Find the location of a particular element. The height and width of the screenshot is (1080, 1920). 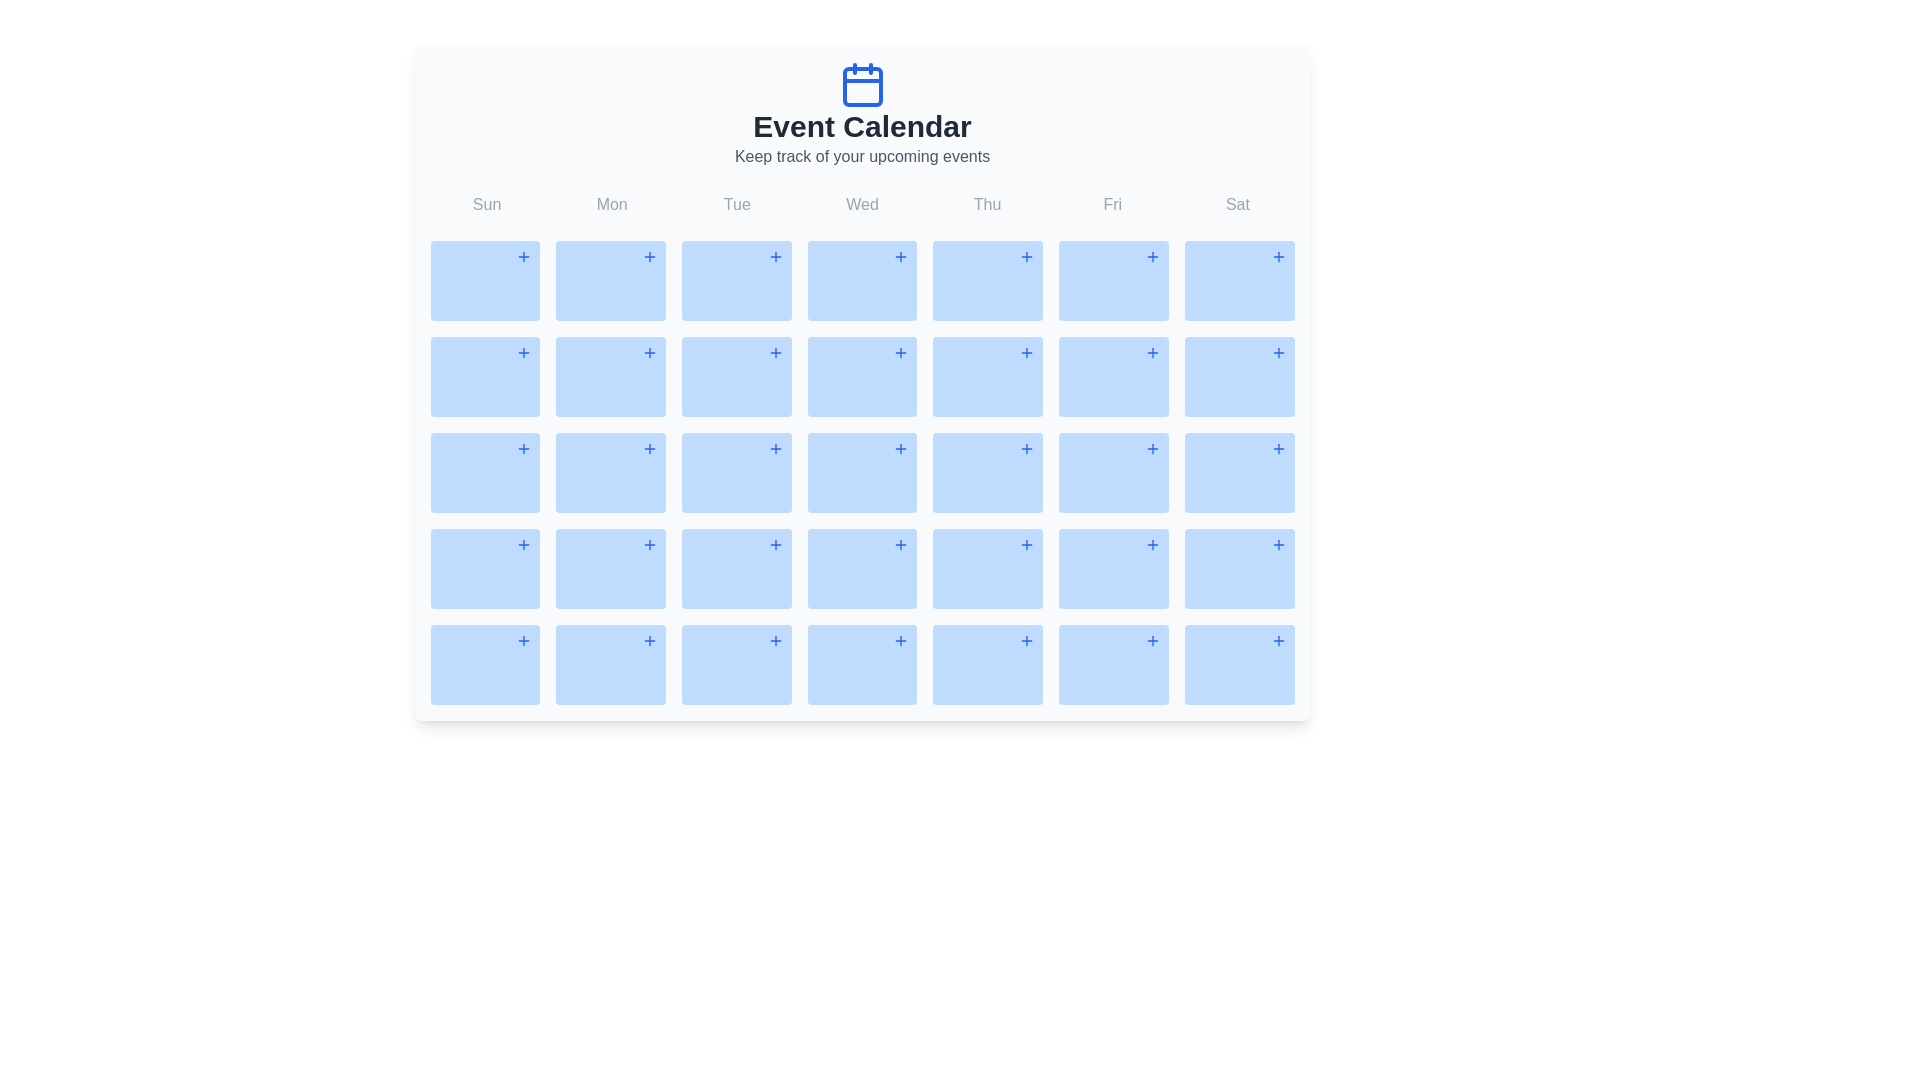

the 'Sunday' text label, which is the first element in the series of day labels at the top of the calendar interface is located at coordinates (487, 204).